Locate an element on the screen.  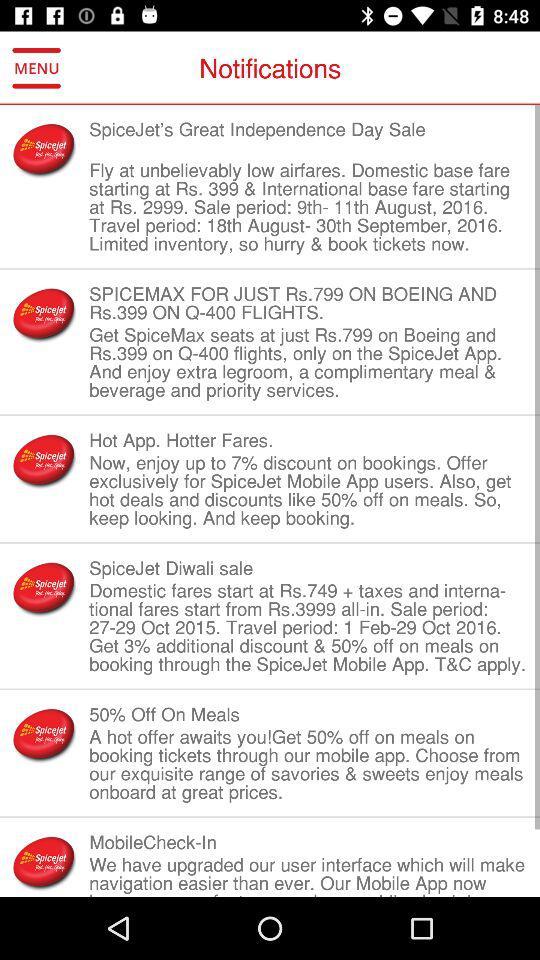
item next to the hot app hotter is located at coordinates (44, 460).